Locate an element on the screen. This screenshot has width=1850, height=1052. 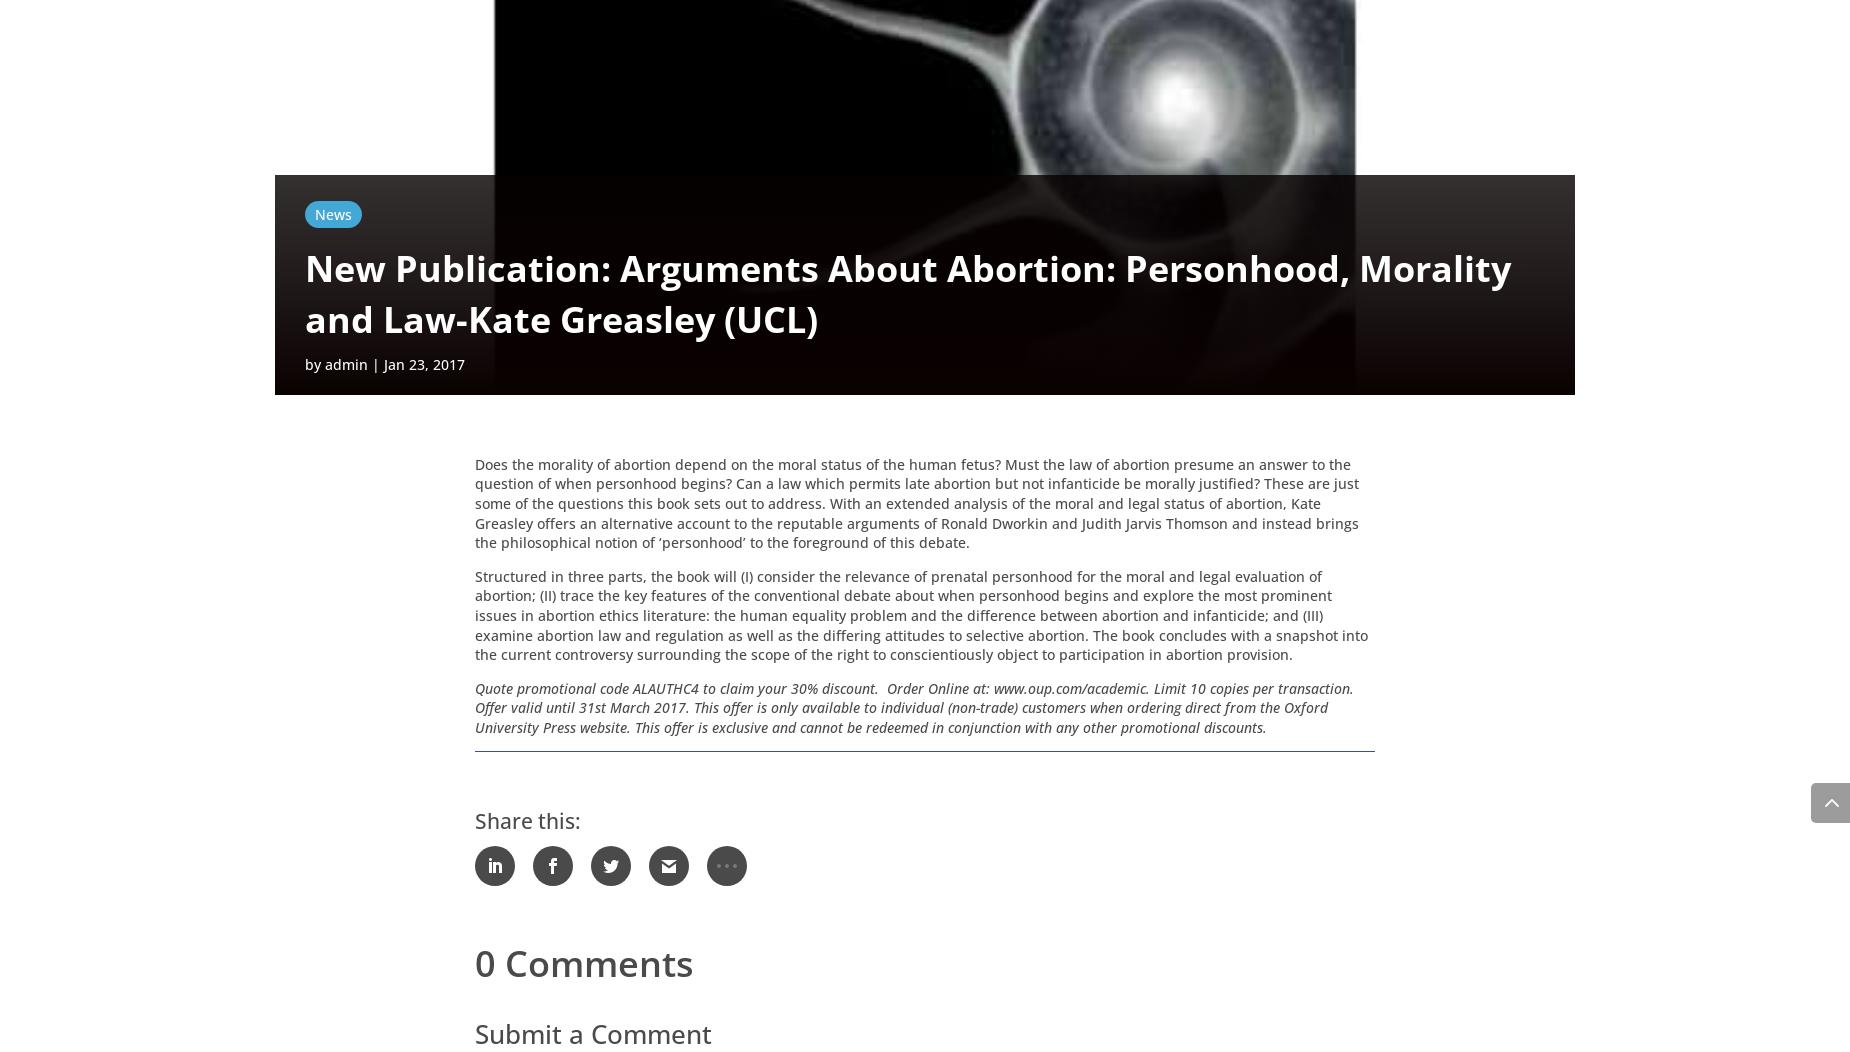
'Structured in three parts, the book will (I) consider the relevance of prenatal personhood for the moral and legal evaluation of abortion; (II) trace the key features of the conventional debate about when personhood begins and explore the most prominent issues in abortion ethics literature: the human equality problem and the difference between abortion and infanticide; and (III) examine abortion law and regulation as well as the differing attitudes to selective abortion. The book concludes with a snapshot into the current controversy surrounding the scope of the right to conscientiously object to participation in abortion provision.' is located at coordinates (921, 618).